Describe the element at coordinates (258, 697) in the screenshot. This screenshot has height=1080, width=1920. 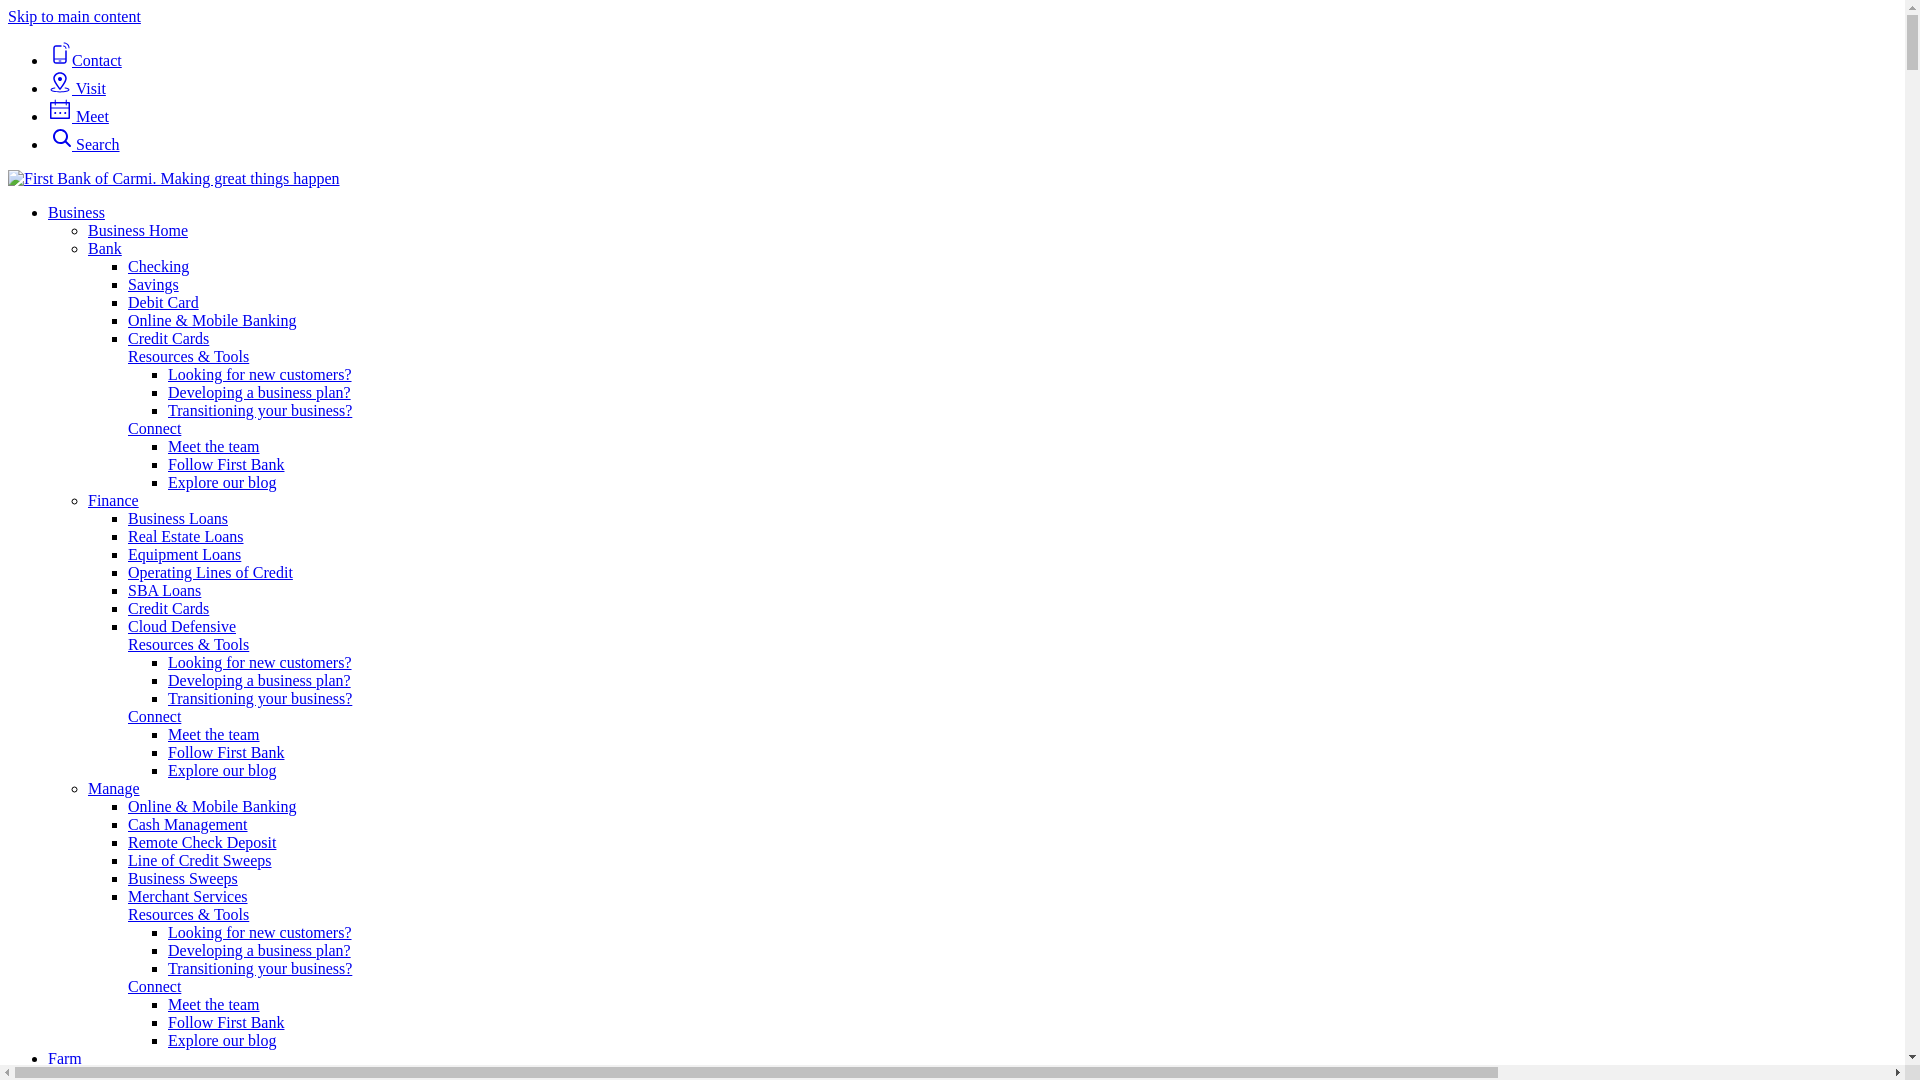
I see `'Transitioning your business?'` at that location.